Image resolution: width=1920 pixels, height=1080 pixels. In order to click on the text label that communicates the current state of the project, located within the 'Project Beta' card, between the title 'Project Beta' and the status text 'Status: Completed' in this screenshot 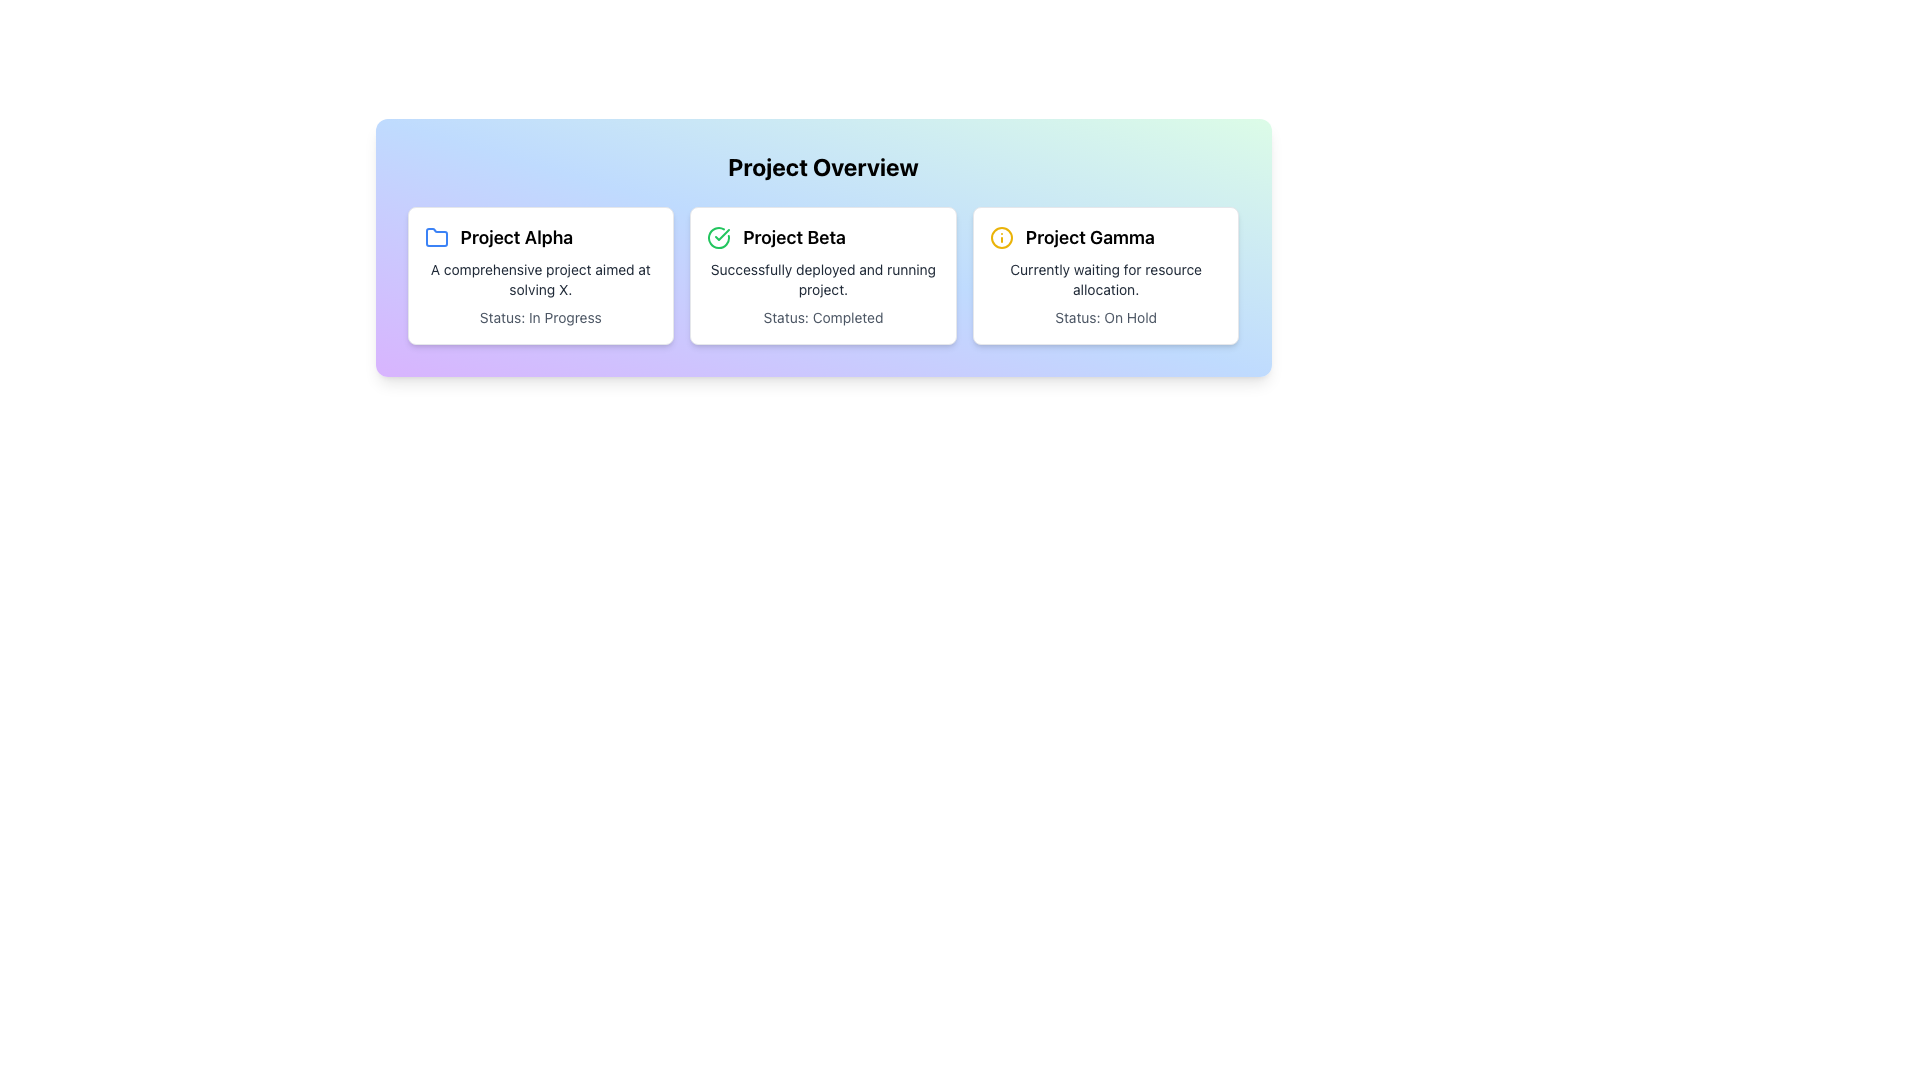, I will do `click(823, 280)`.